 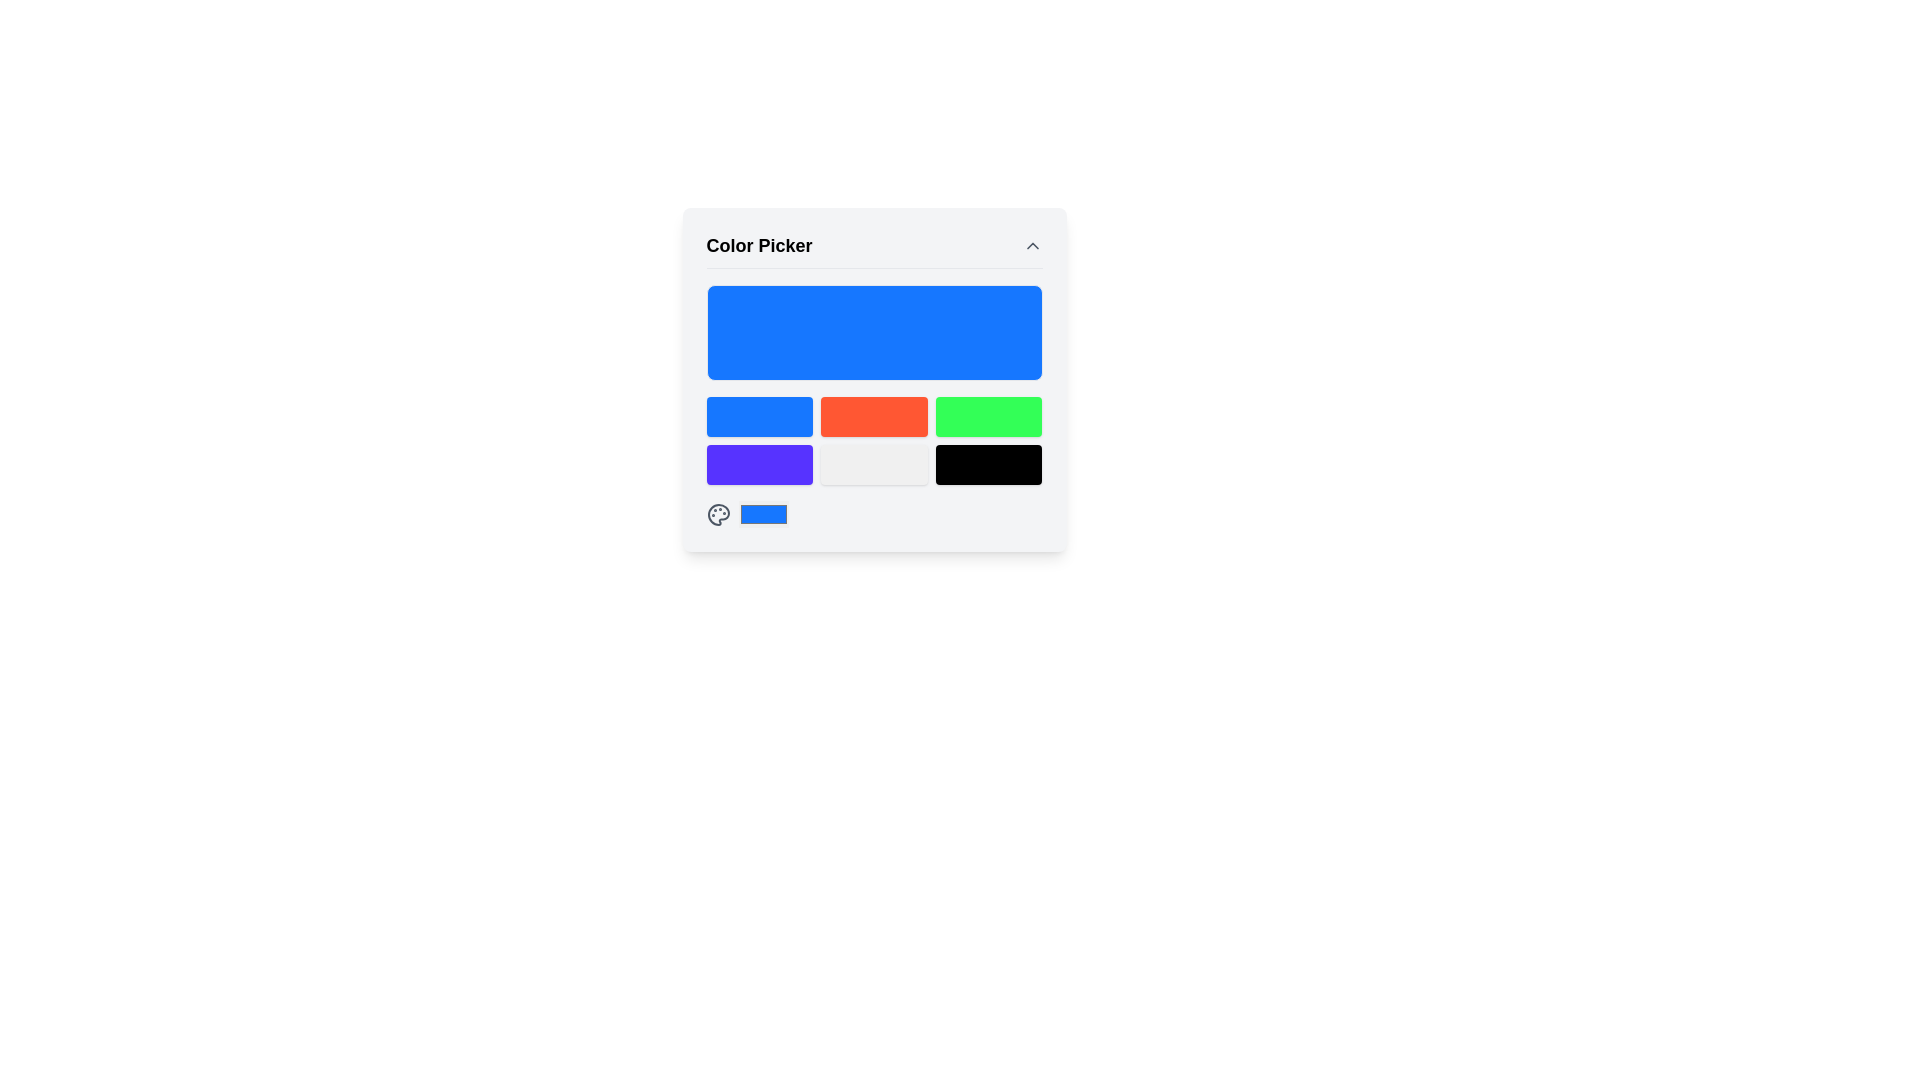 What do you see at coordinates (758, 245) in the screenshot?
I see `the 'Color Picker' text label located in the upper left section of the color selection interface` at bounding box center [758, 245].